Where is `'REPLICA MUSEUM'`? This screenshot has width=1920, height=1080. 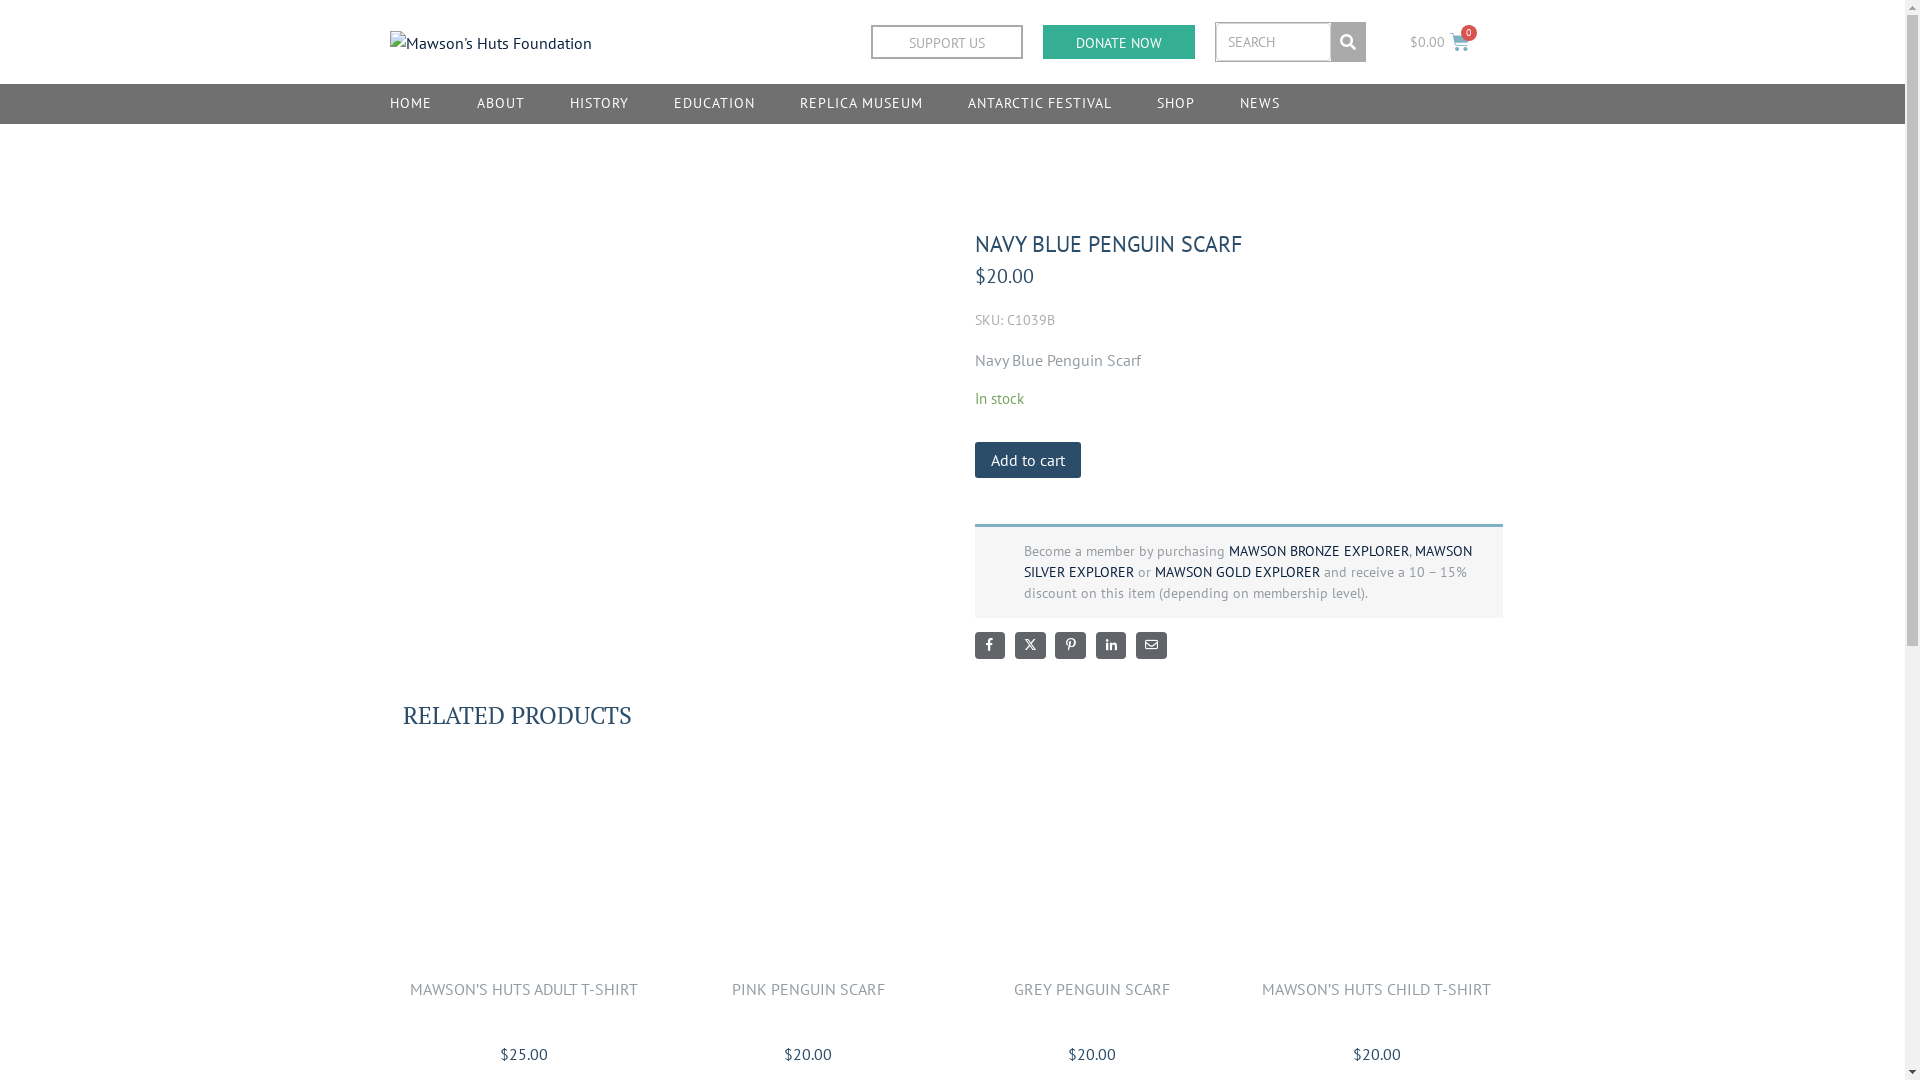 'REPLICA MUSEUM' is located at coordinates (861, 104).